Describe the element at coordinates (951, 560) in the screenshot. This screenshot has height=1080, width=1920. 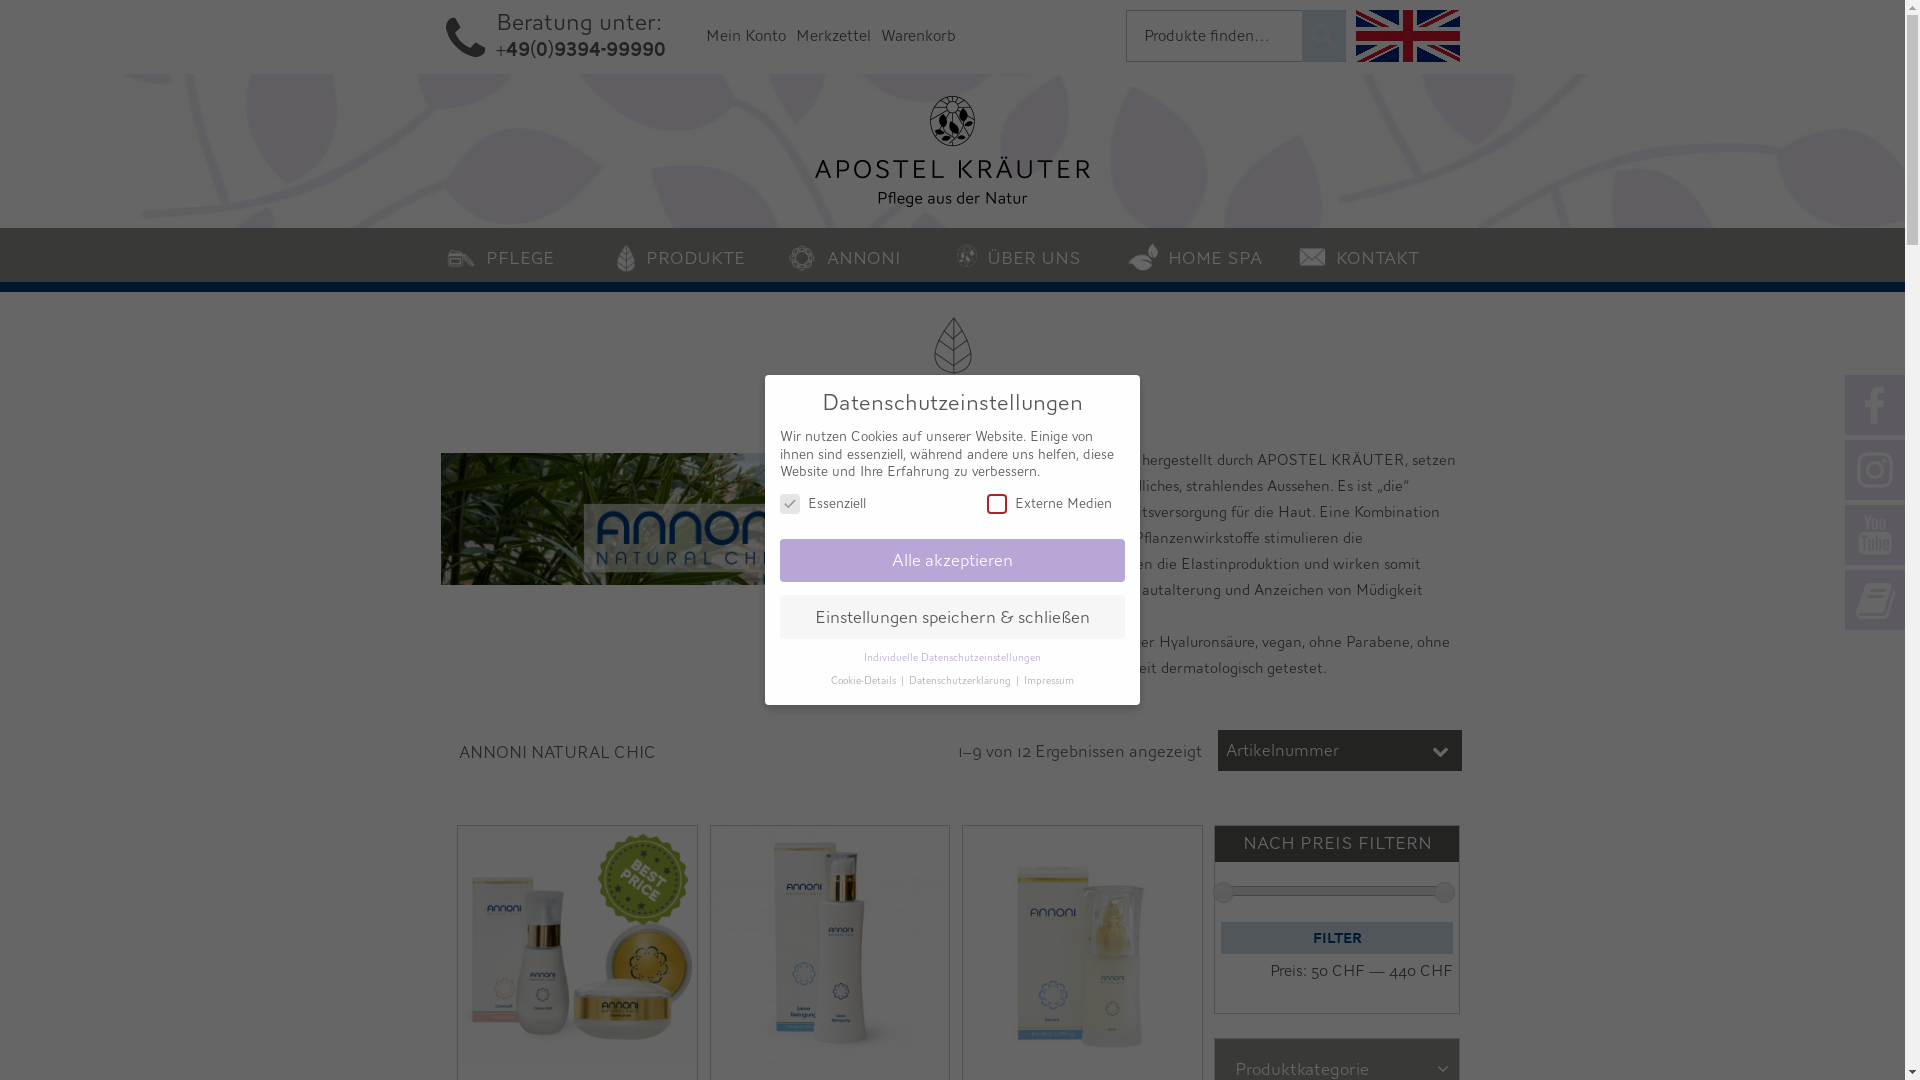
I see `'Alle akzeptieren'` at that location.